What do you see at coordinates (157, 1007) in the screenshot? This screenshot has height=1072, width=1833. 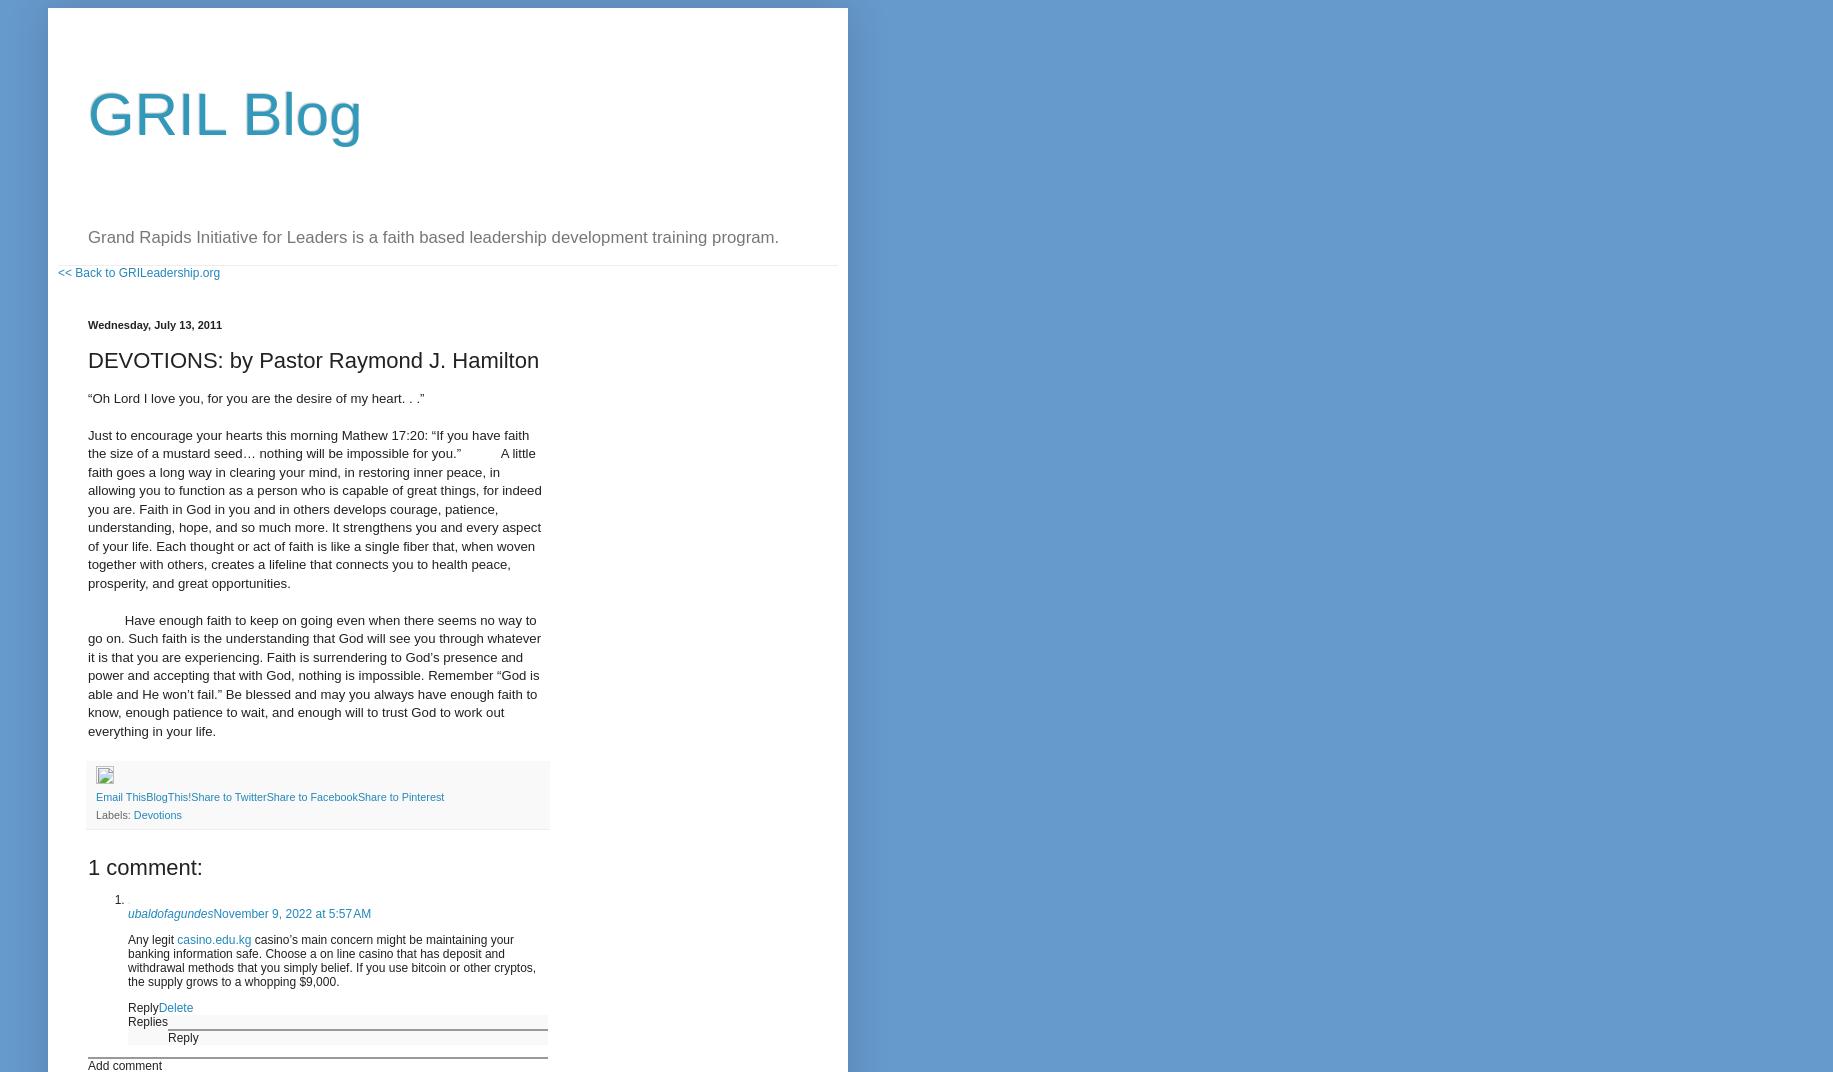 I see `'Delete'` at bounding box center [157, 1007].